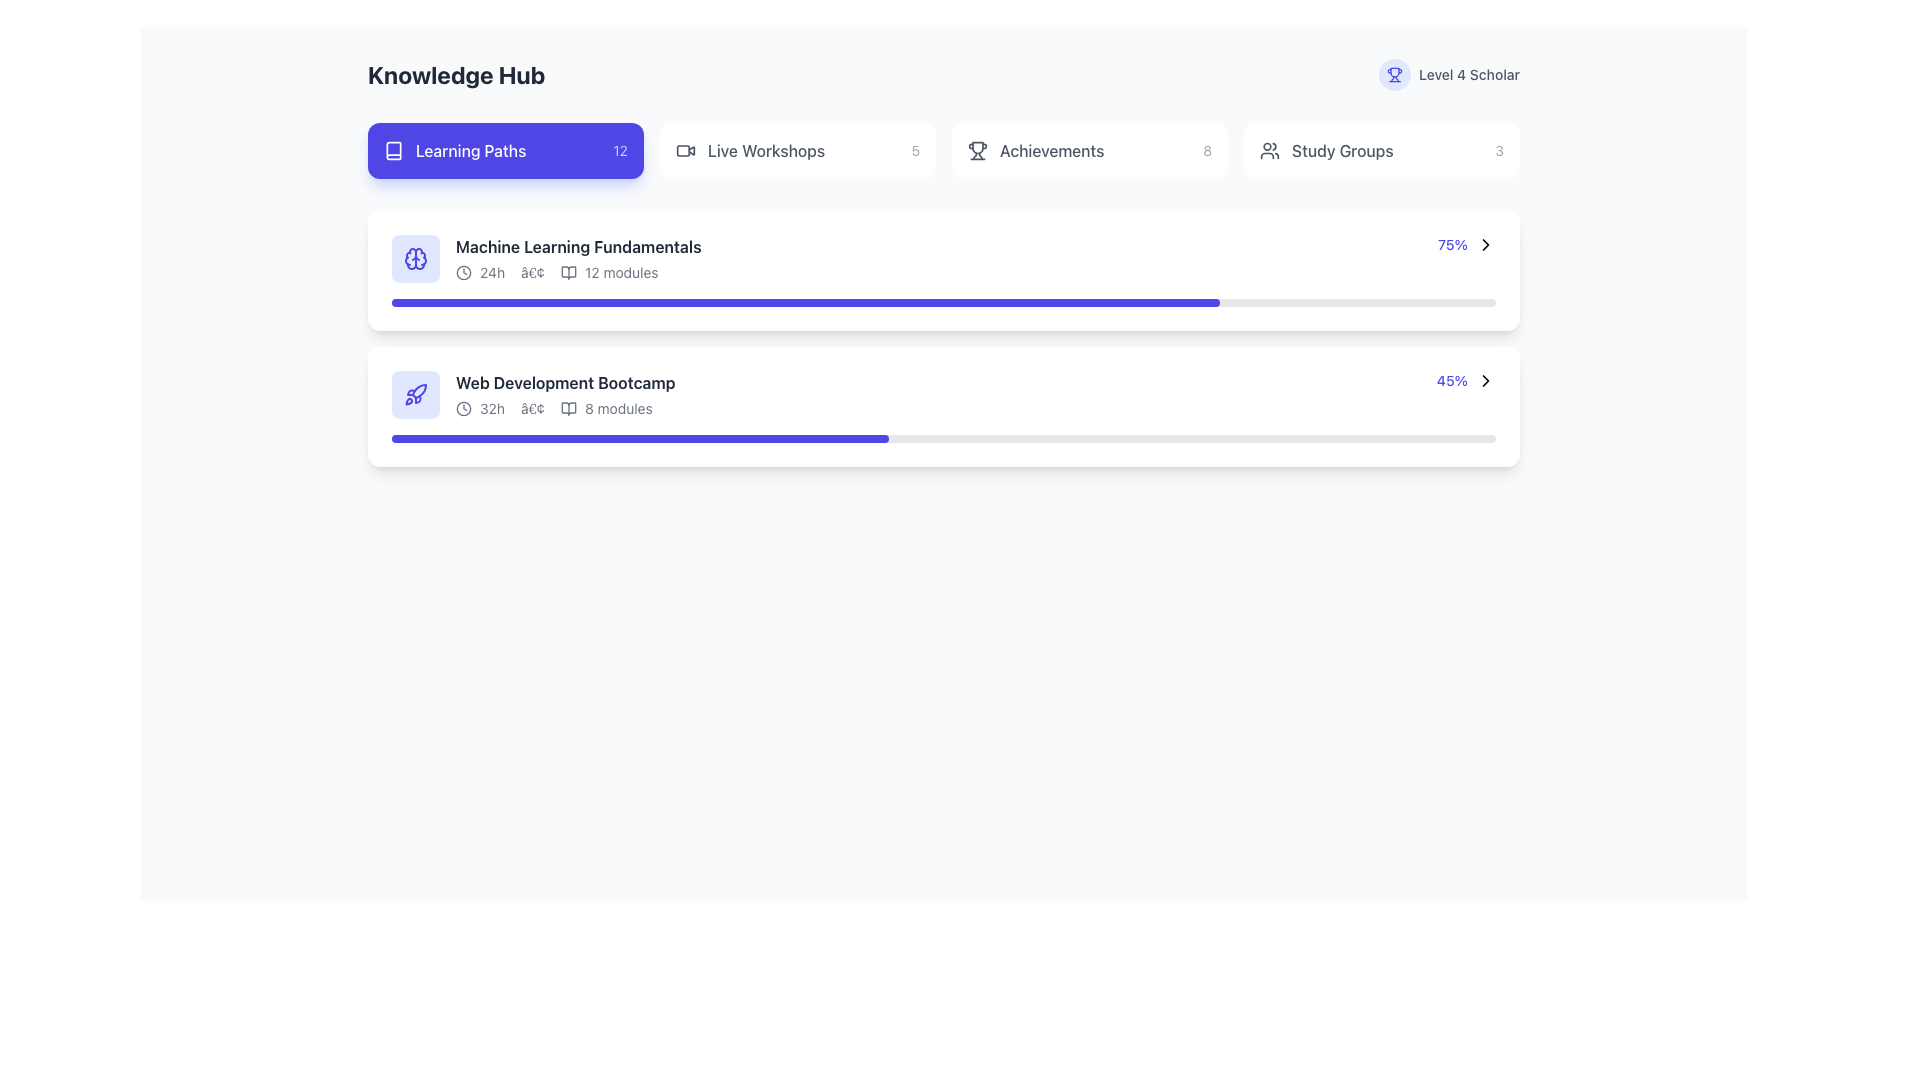 Image resolution: width=1920 pixels, height=1080 pixels. I want to click on the clickable navigation link element featuring a blue percentage value and a black rightward arrow icon located at the bottom-right corner of the 'Web Development Bootcamp' card, so click(1466, 381).